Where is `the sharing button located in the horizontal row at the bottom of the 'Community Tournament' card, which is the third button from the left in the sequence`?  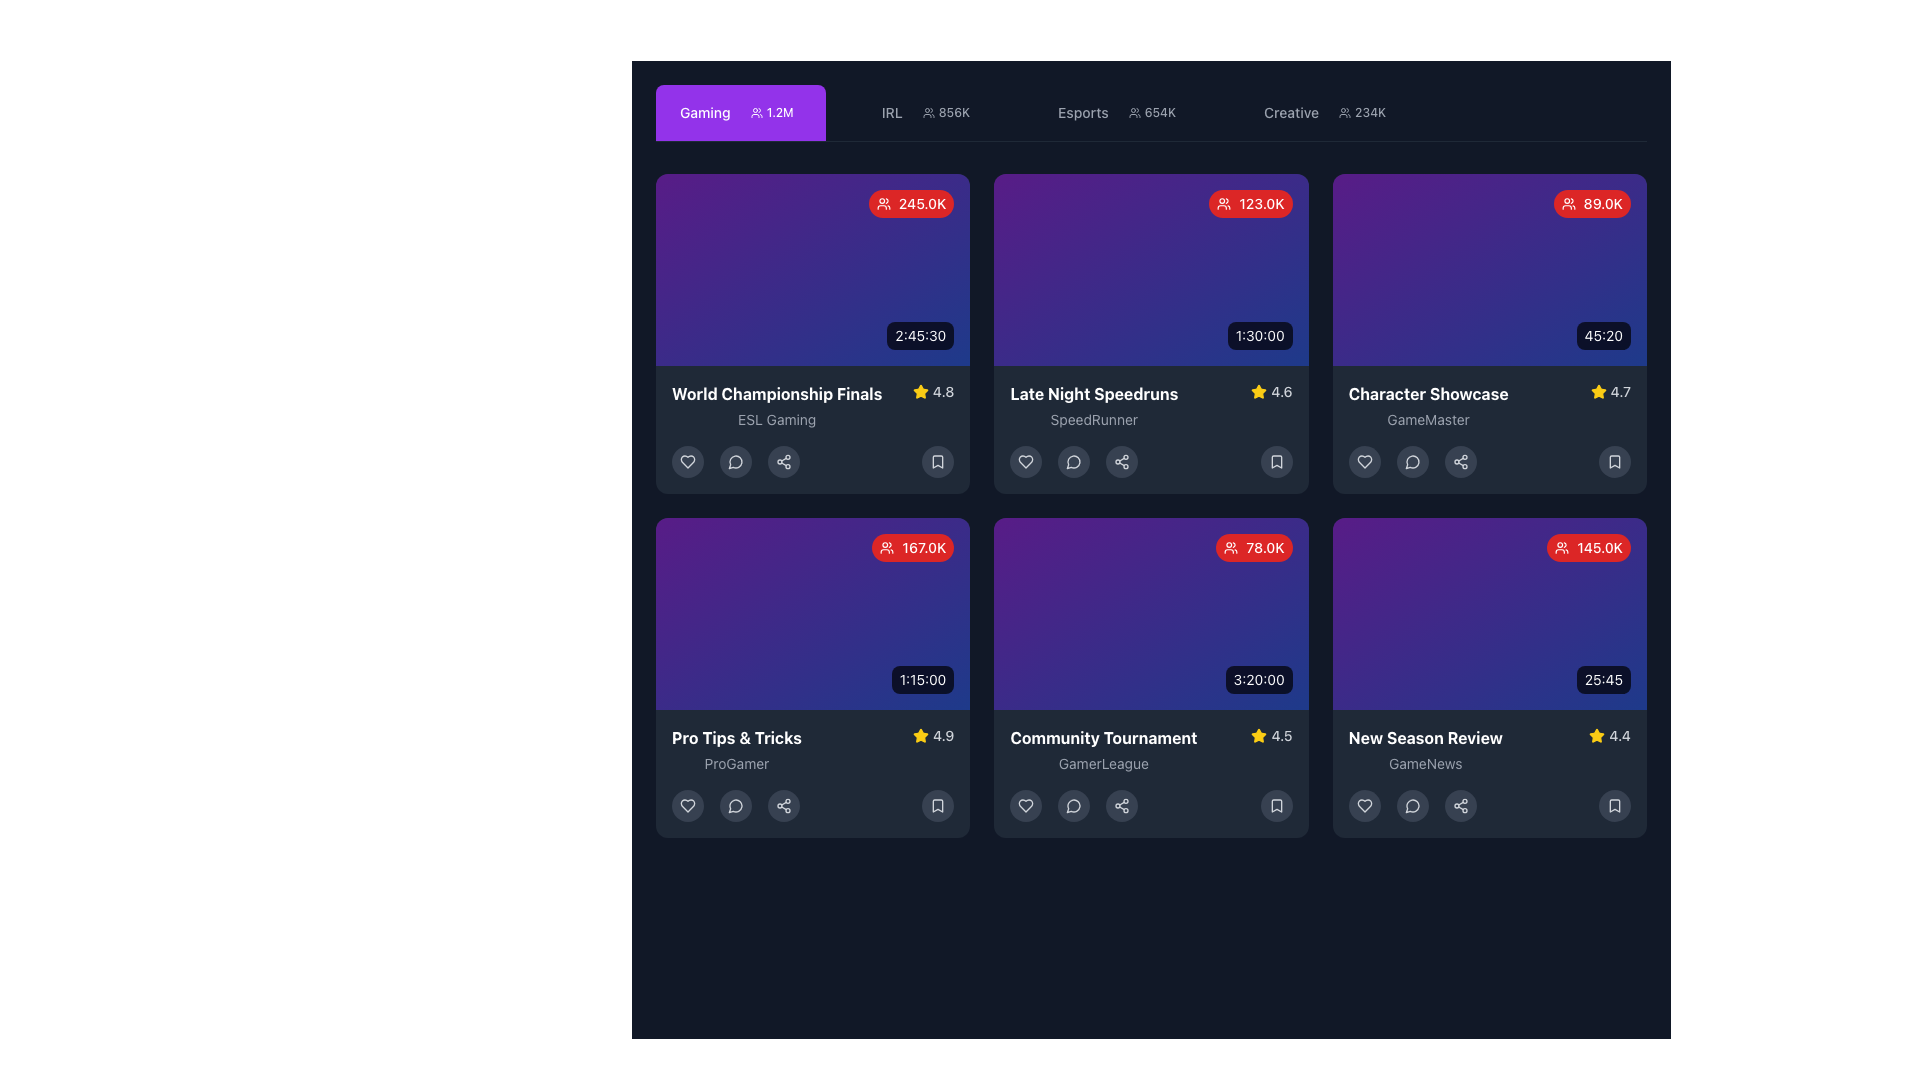
the sharing button located in the horizontal row at the bottom of the 'Community Tournament' card, which is the third button from the left in the sequence is located at coordinates (1122, 805).